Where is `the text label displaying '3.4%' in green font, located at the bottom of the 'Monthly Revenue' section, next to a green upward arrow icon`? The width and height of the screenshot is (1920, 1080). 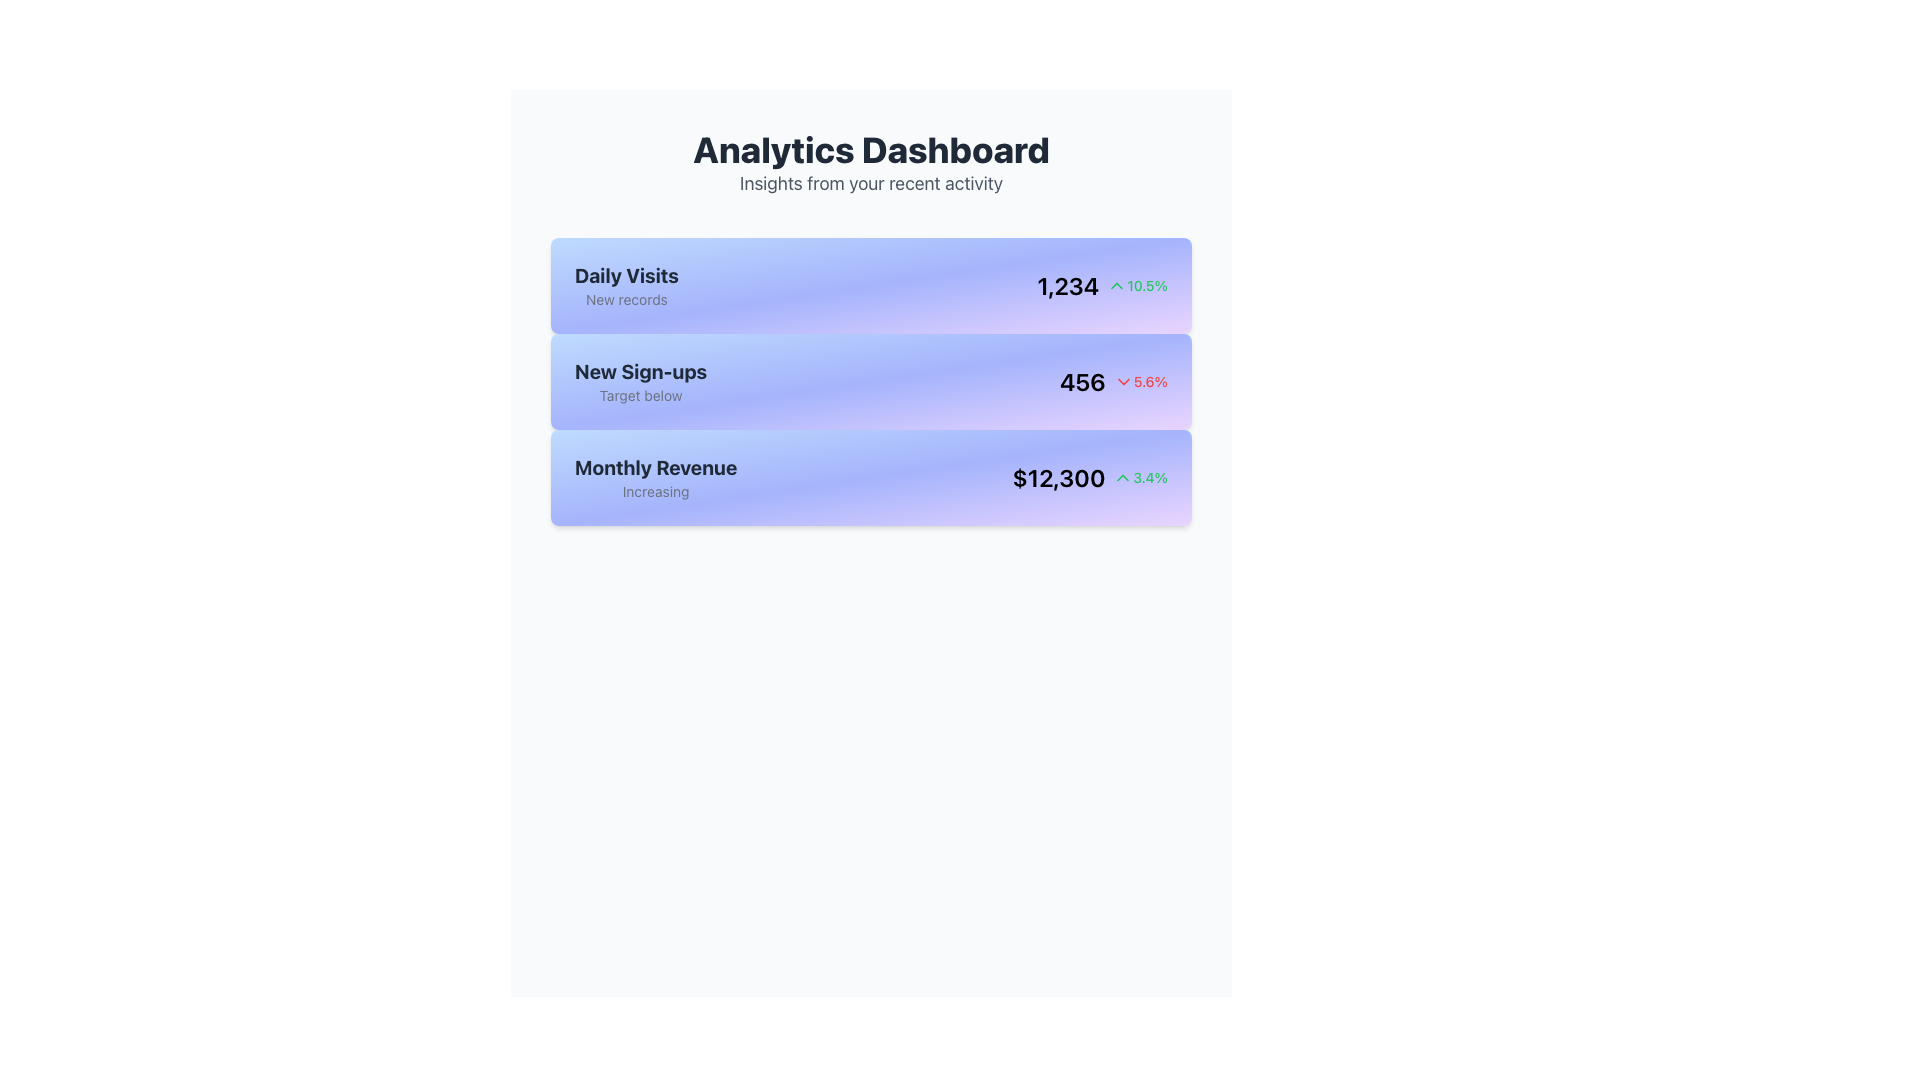 the text label displaying '3.4%' in green font, located at the bottom of the 'Monthly Revenue' section, next to a green upward arrow icon is located at coordinates (1150, 478).